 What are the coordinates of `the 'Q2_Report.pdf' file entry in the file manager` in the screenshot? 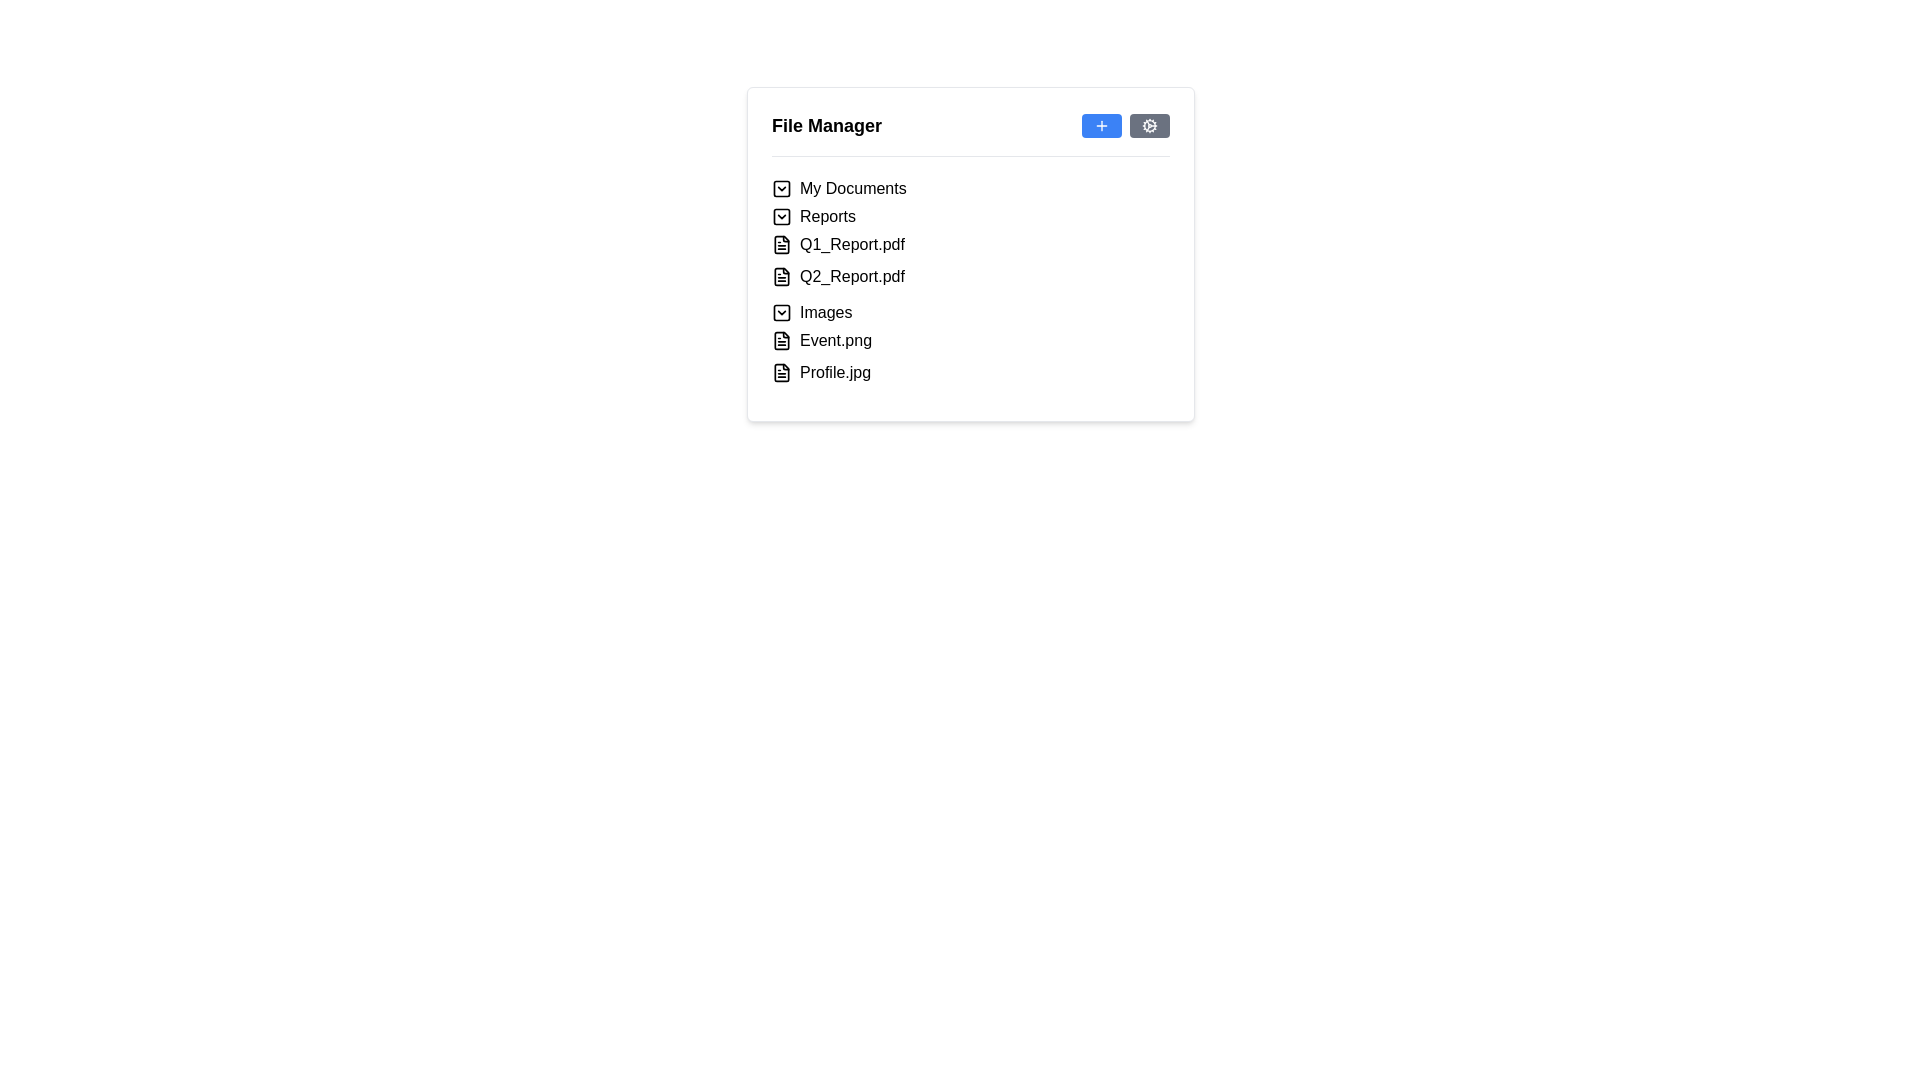 It's located at (970, 277).